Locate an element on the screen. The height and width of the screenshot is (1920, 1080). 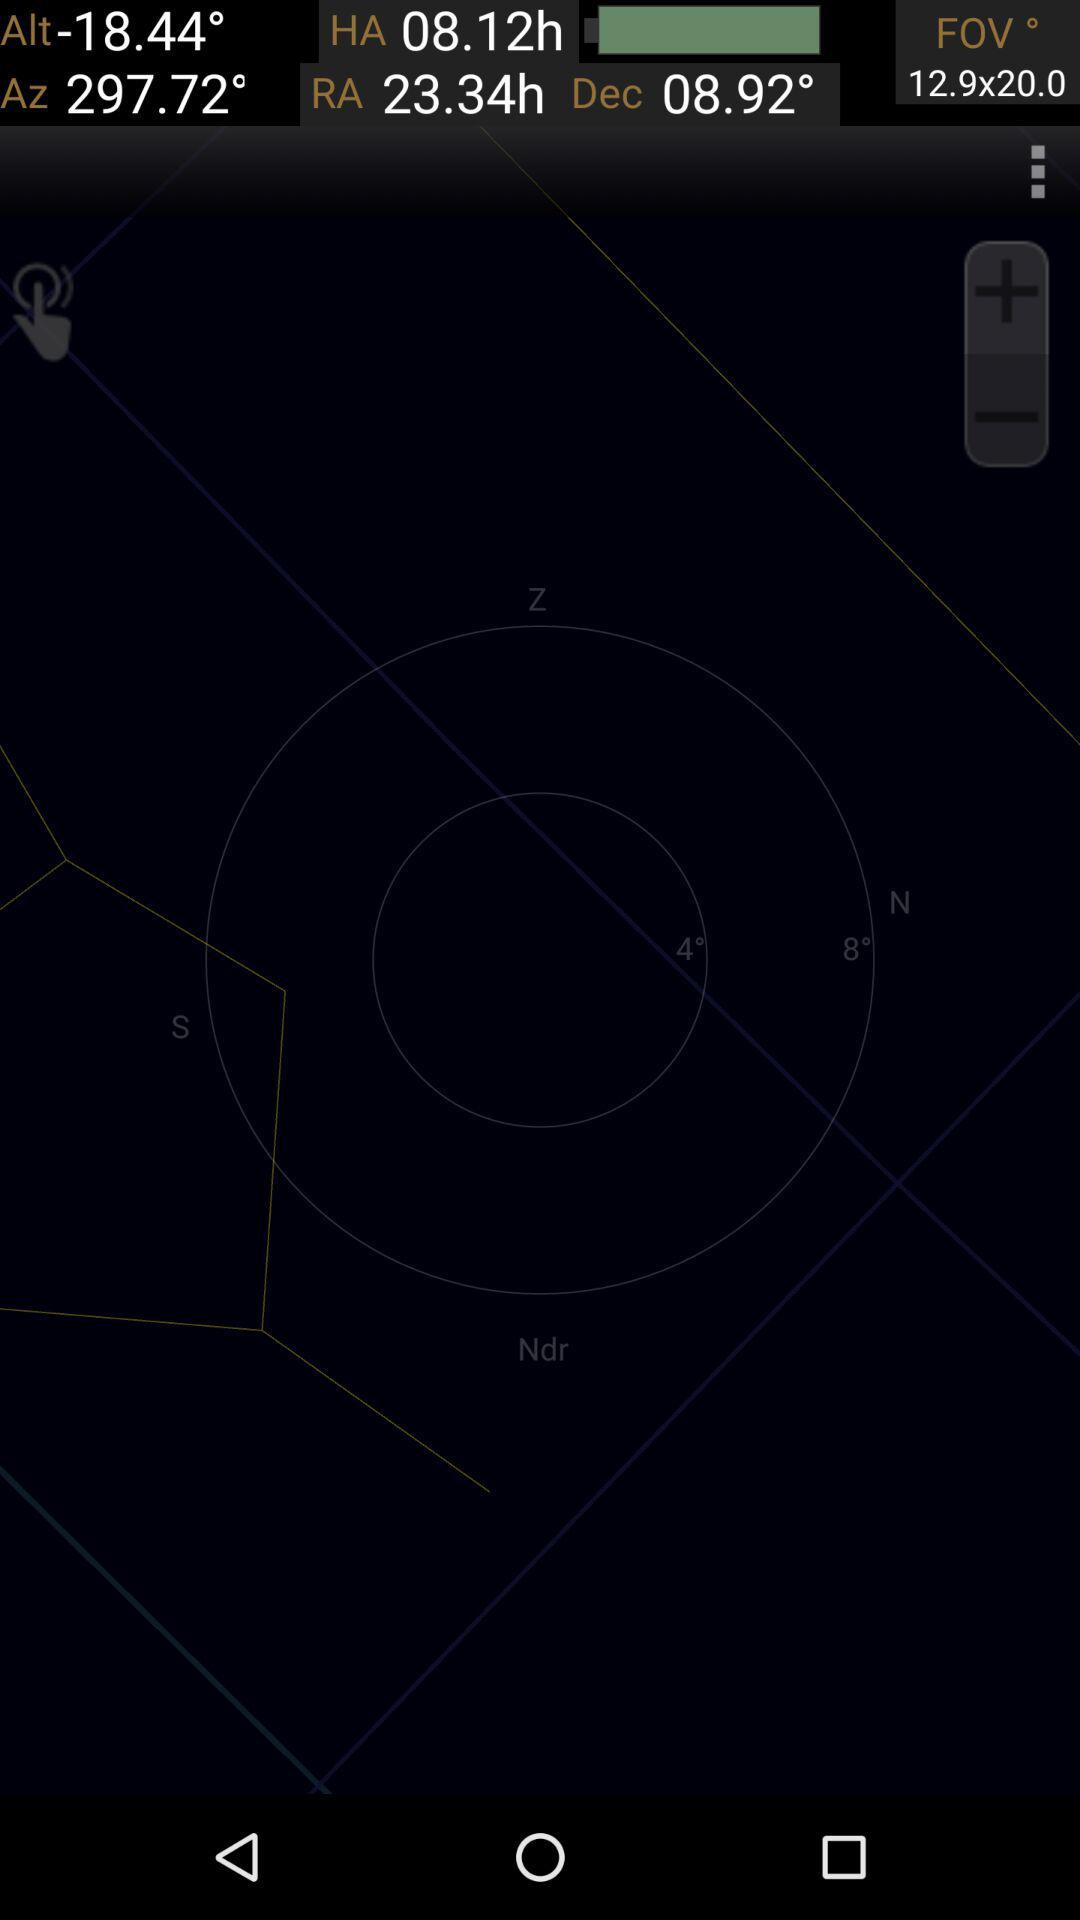
zoom in is located at coordinates (1006, 290).